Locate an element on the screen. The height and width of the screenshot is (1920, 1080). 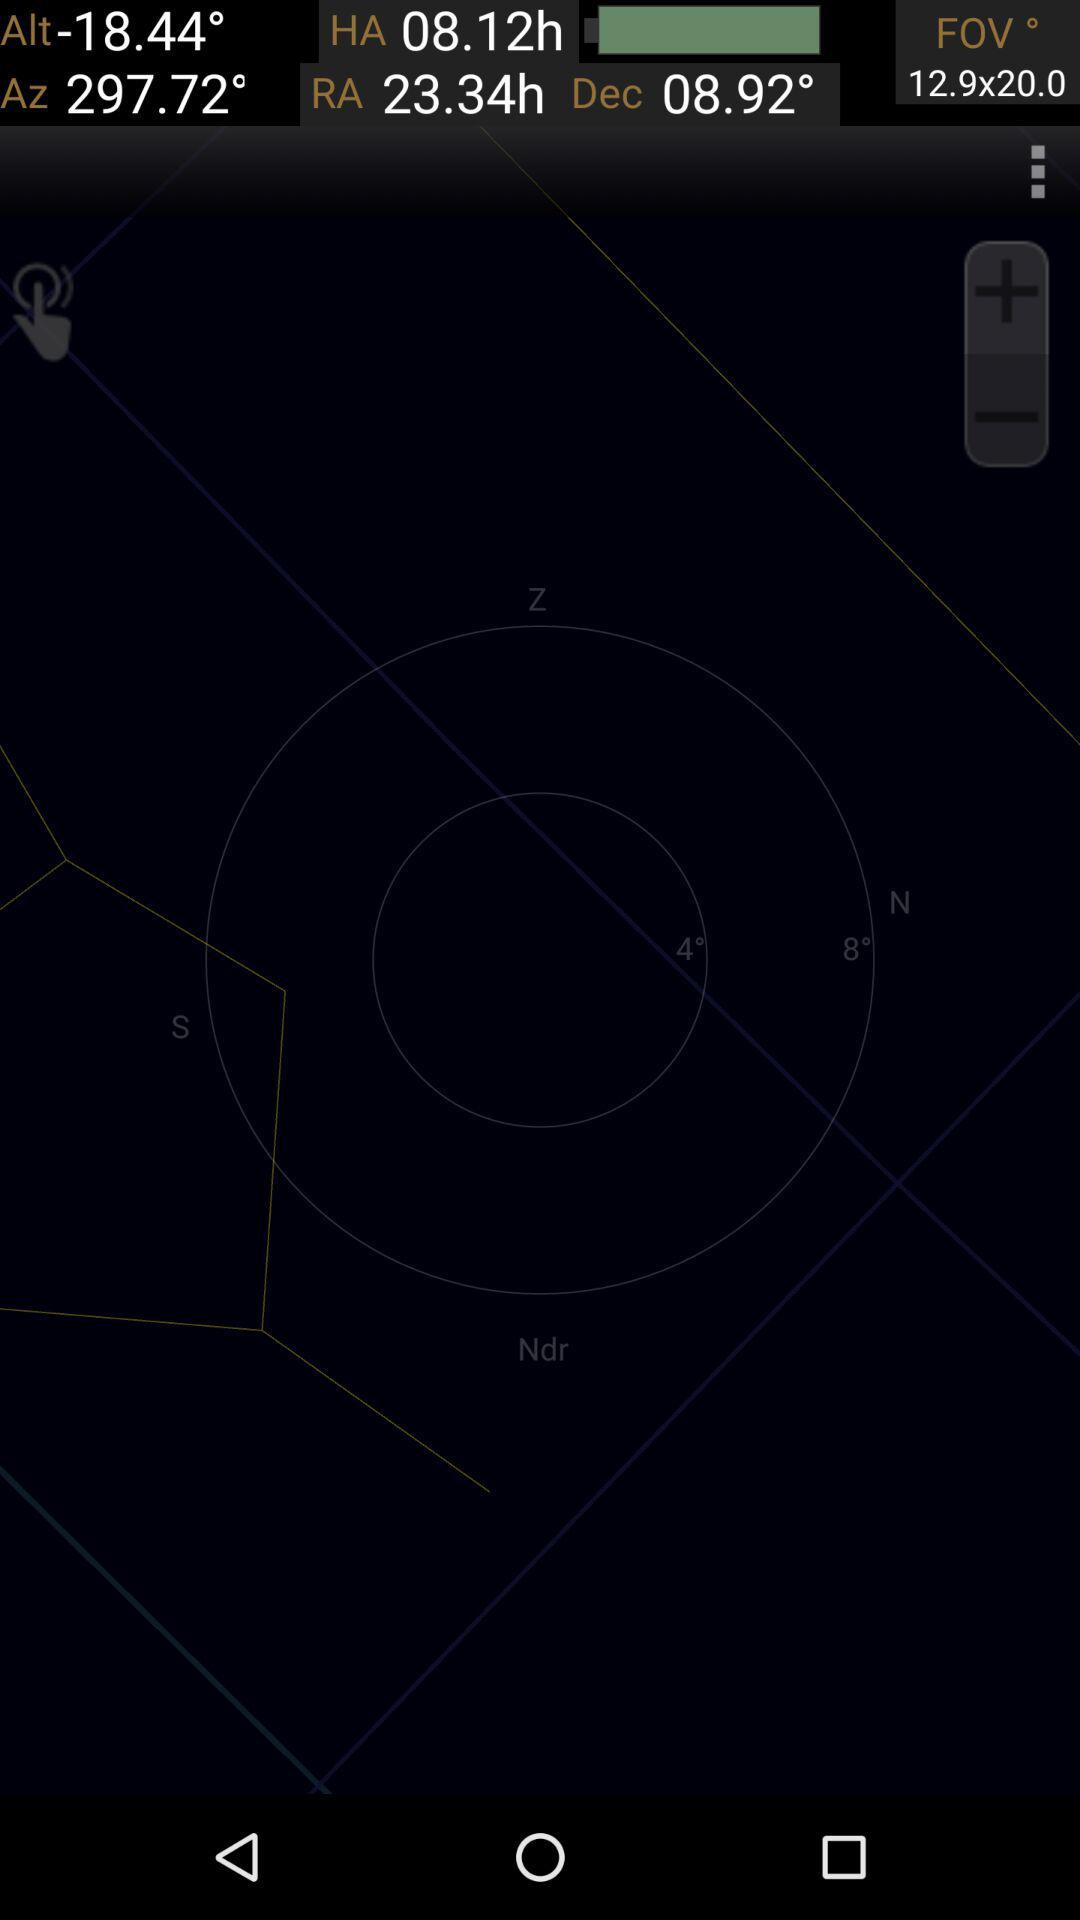
zoom in is located at coordinates (1006, 290).